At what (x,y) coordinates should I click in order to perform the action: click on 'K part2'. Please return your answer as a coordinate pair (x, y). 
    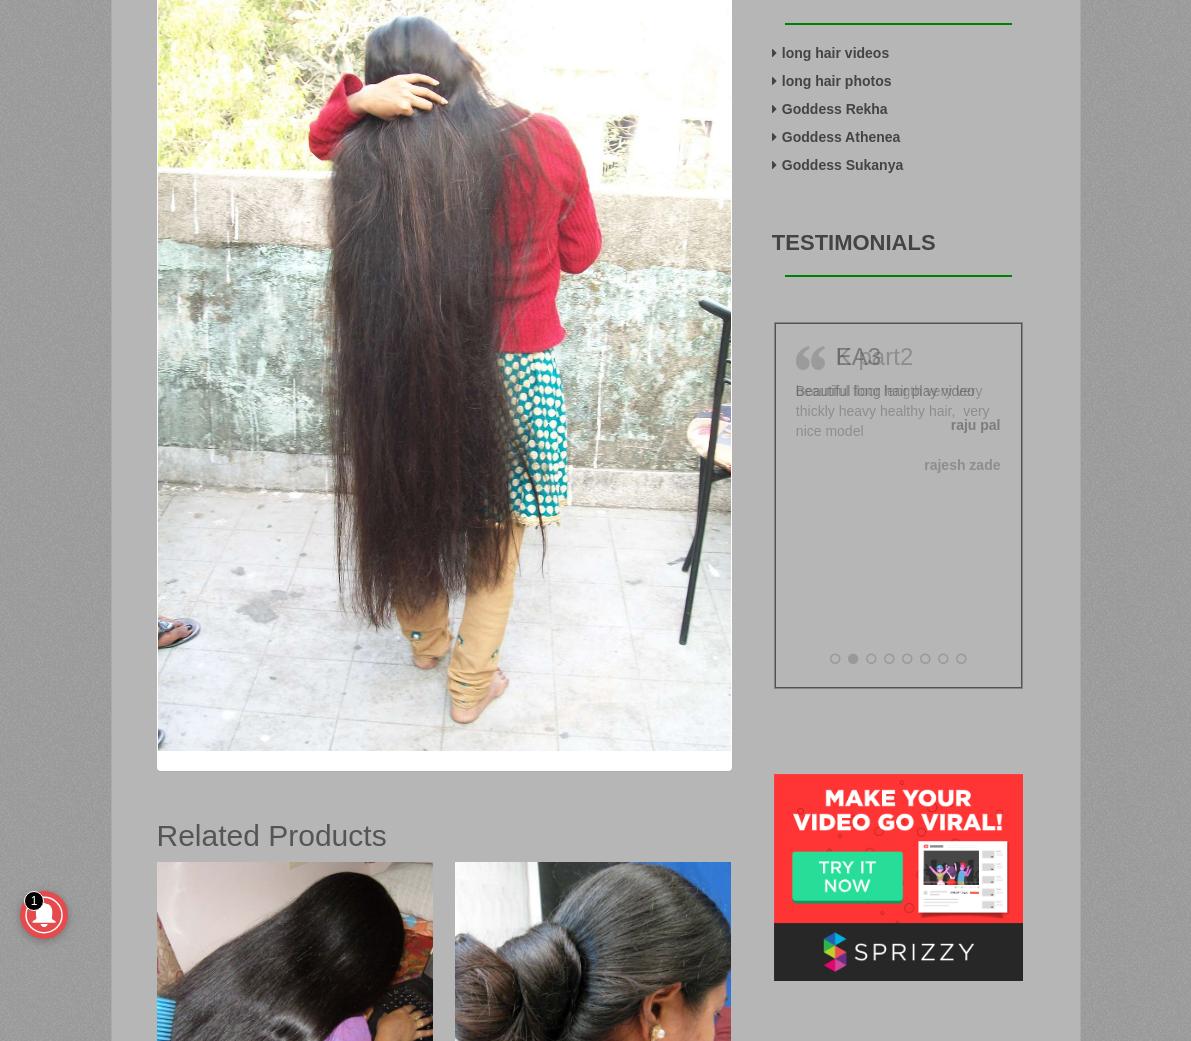
    Looking at the image, I should click on (835, 356).